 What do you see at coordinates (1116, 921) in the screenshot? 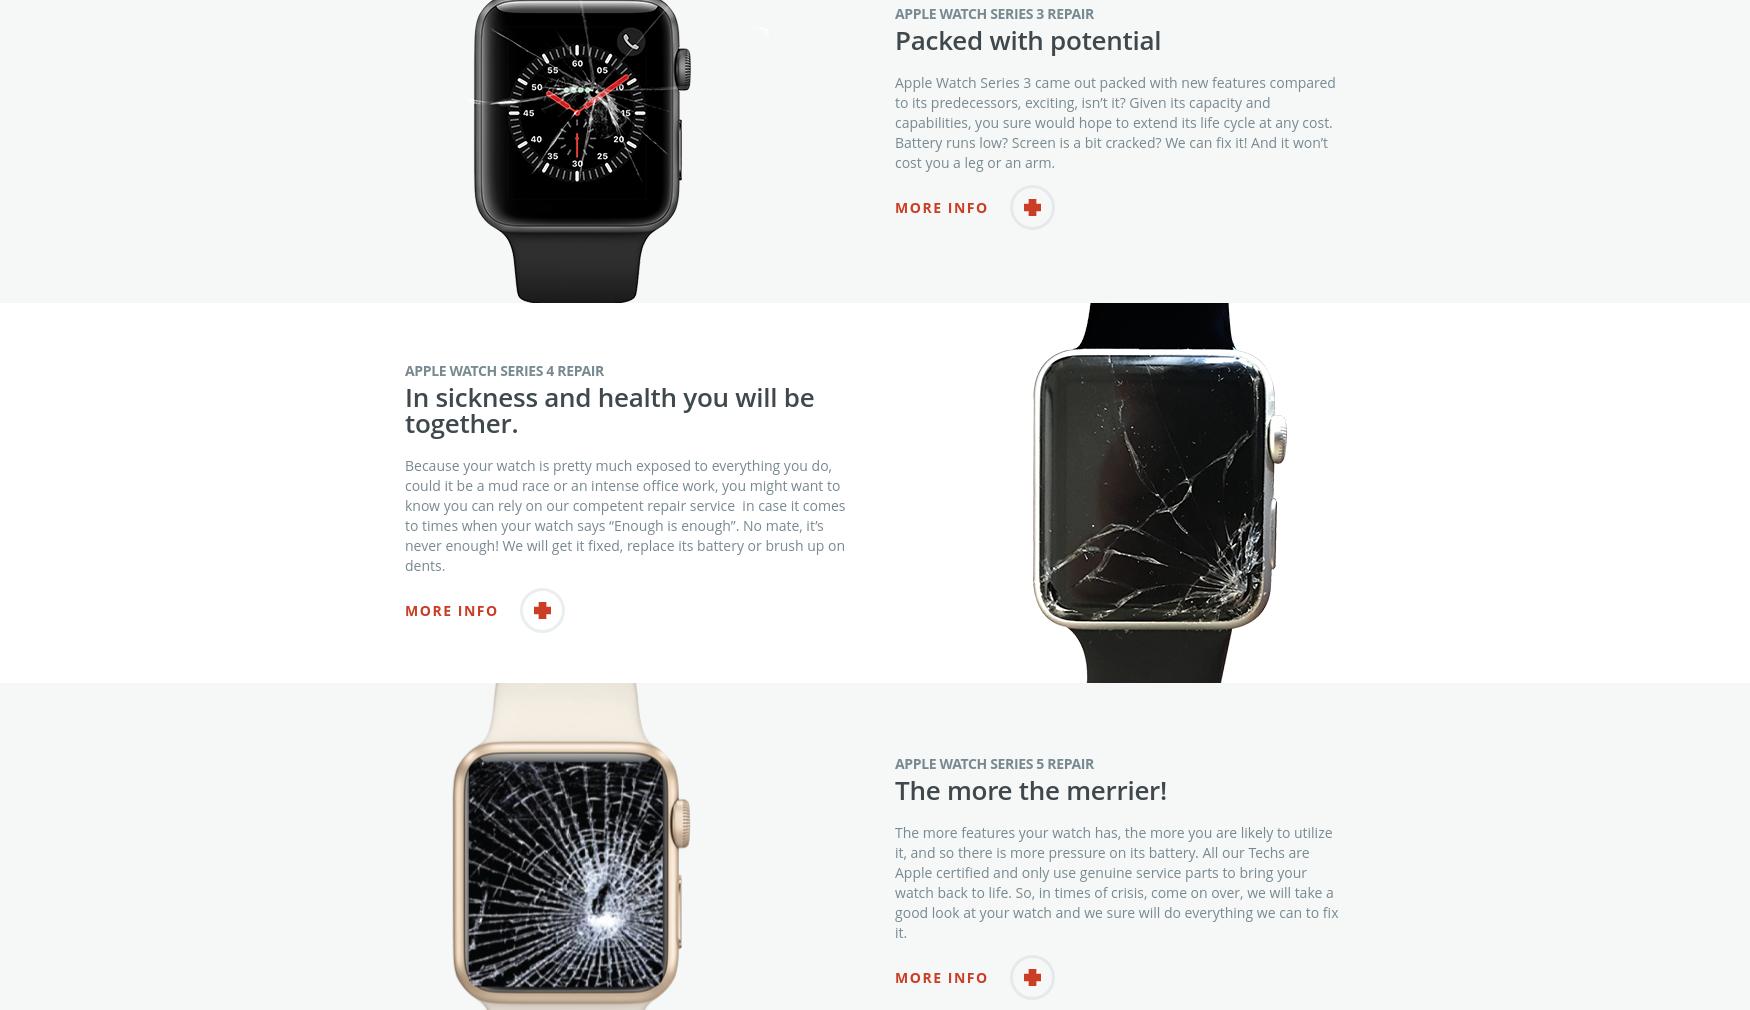
I see `'The more features your watch has, the more you are likely to utilize it, and so there is more pressure on its battery. All our Techs are Apple certified and only use genuine service parts to bring your watch back to life. So, in times of crisis, come on over, we will take a good look at your watch and we sure will do everything we can to fix it.'` at bounding box center [1116, 921].